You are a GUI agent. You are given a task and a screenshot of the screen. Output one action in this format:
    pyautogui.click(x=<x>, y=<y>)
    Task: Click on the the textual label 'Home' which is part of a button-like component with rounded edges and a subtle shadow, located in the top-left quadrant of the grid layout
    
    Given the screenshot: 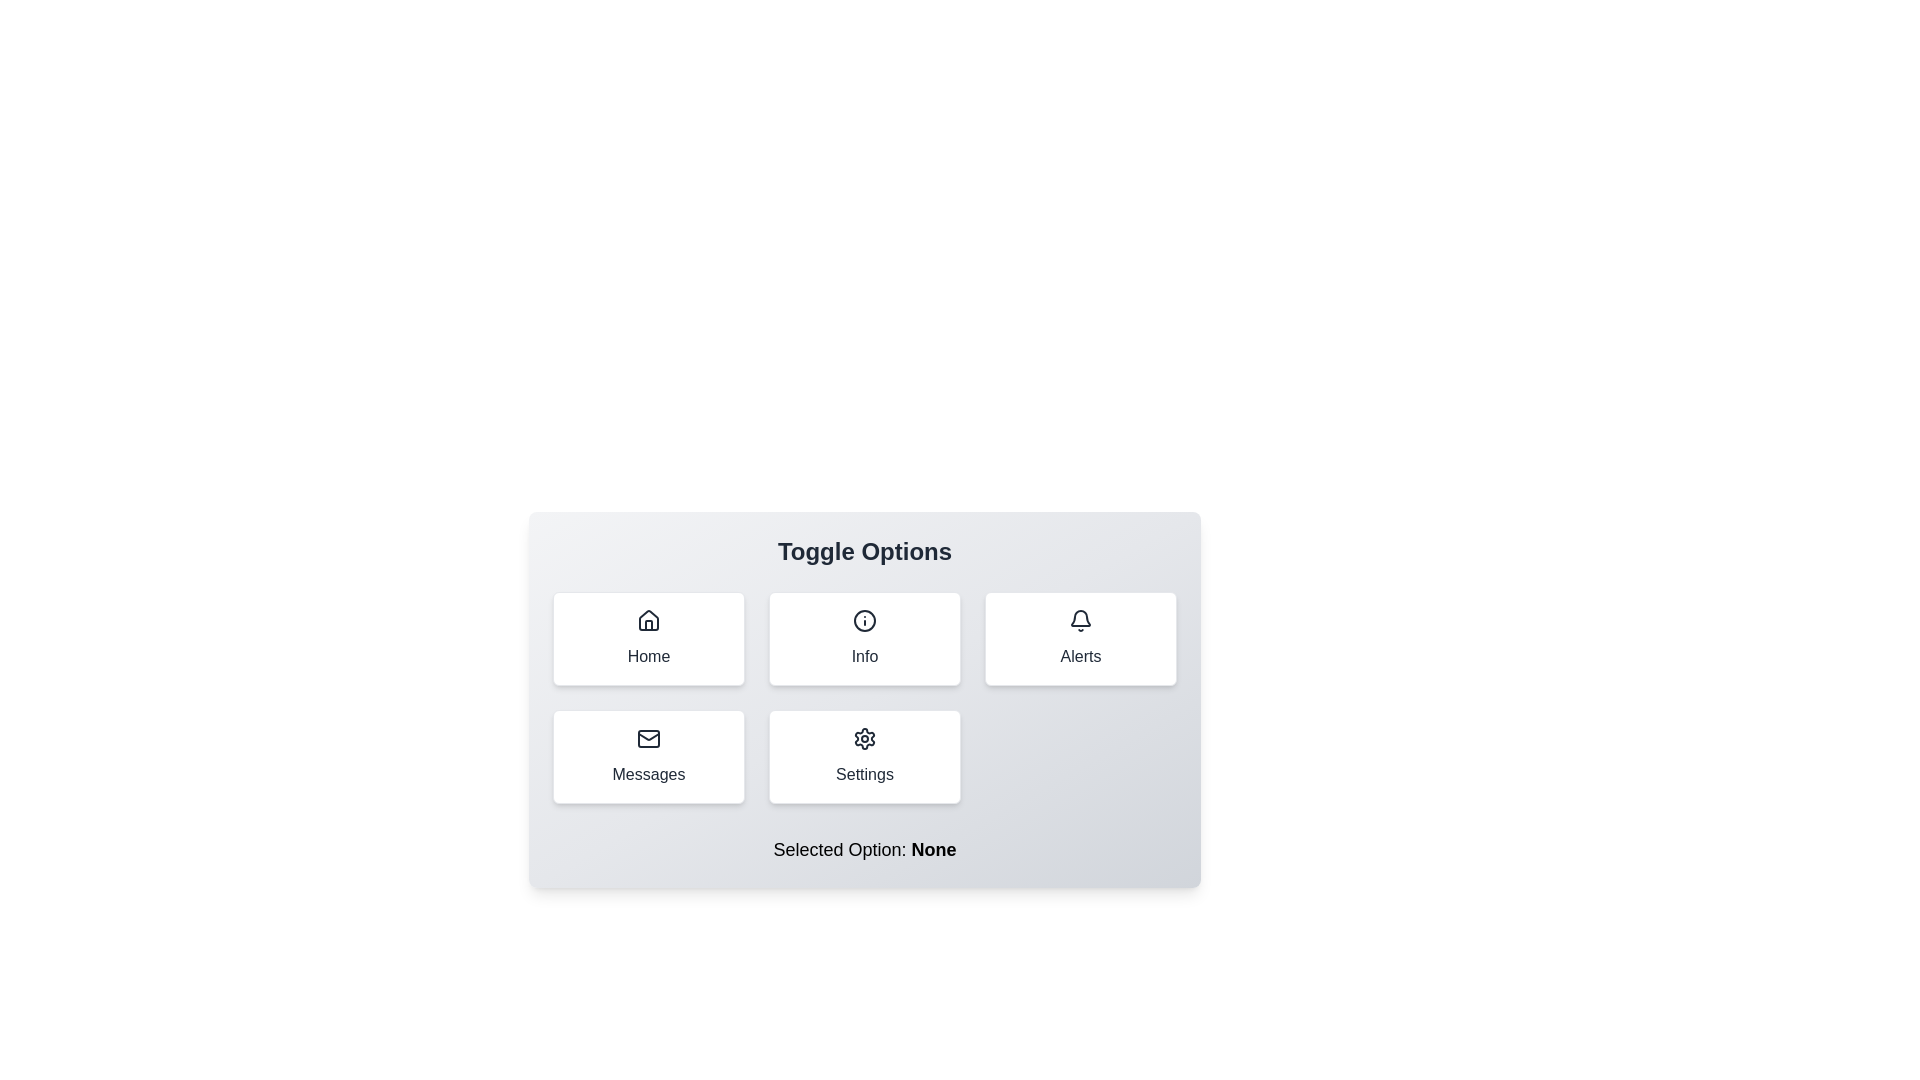 What is the action you would take?
    pyautogui.click(x=648, y=656)
    